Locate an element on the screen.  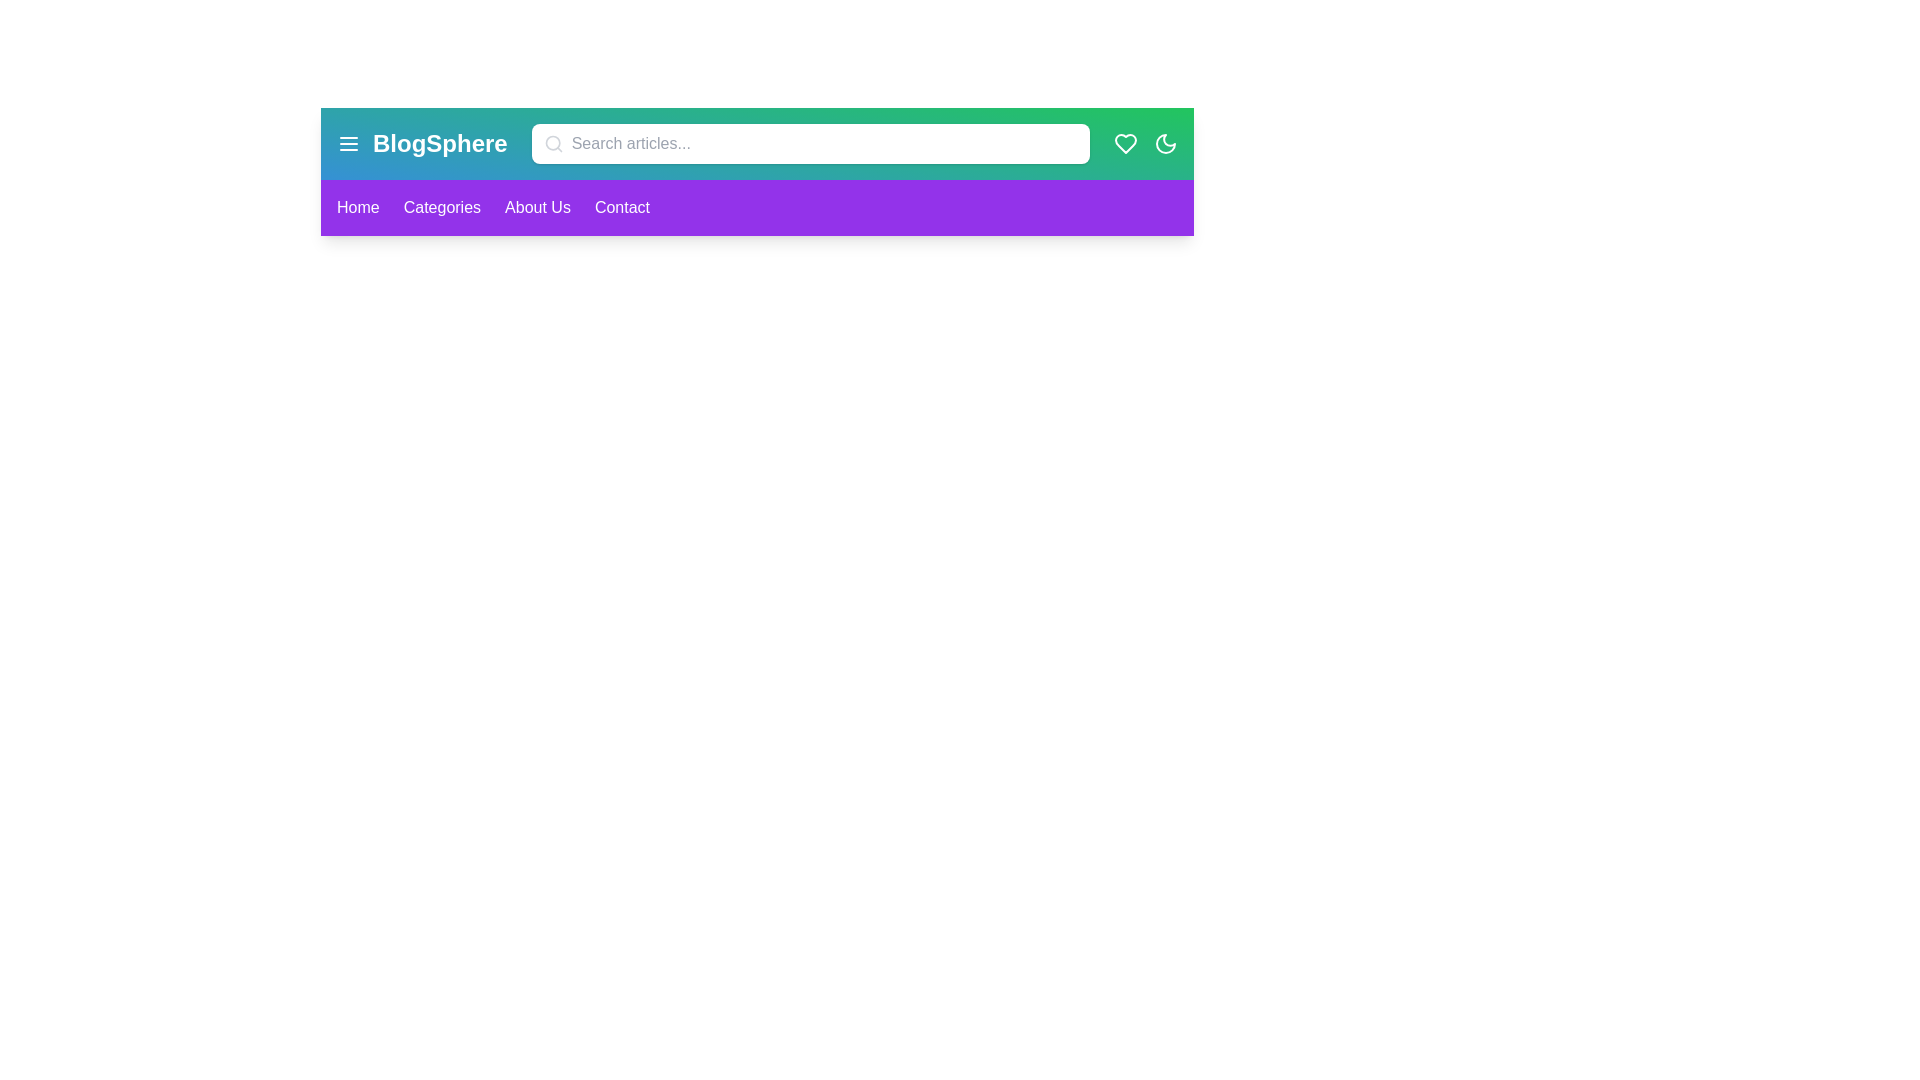
the 'Categories' link in the navigation bar is located at coordinates (440, 208).